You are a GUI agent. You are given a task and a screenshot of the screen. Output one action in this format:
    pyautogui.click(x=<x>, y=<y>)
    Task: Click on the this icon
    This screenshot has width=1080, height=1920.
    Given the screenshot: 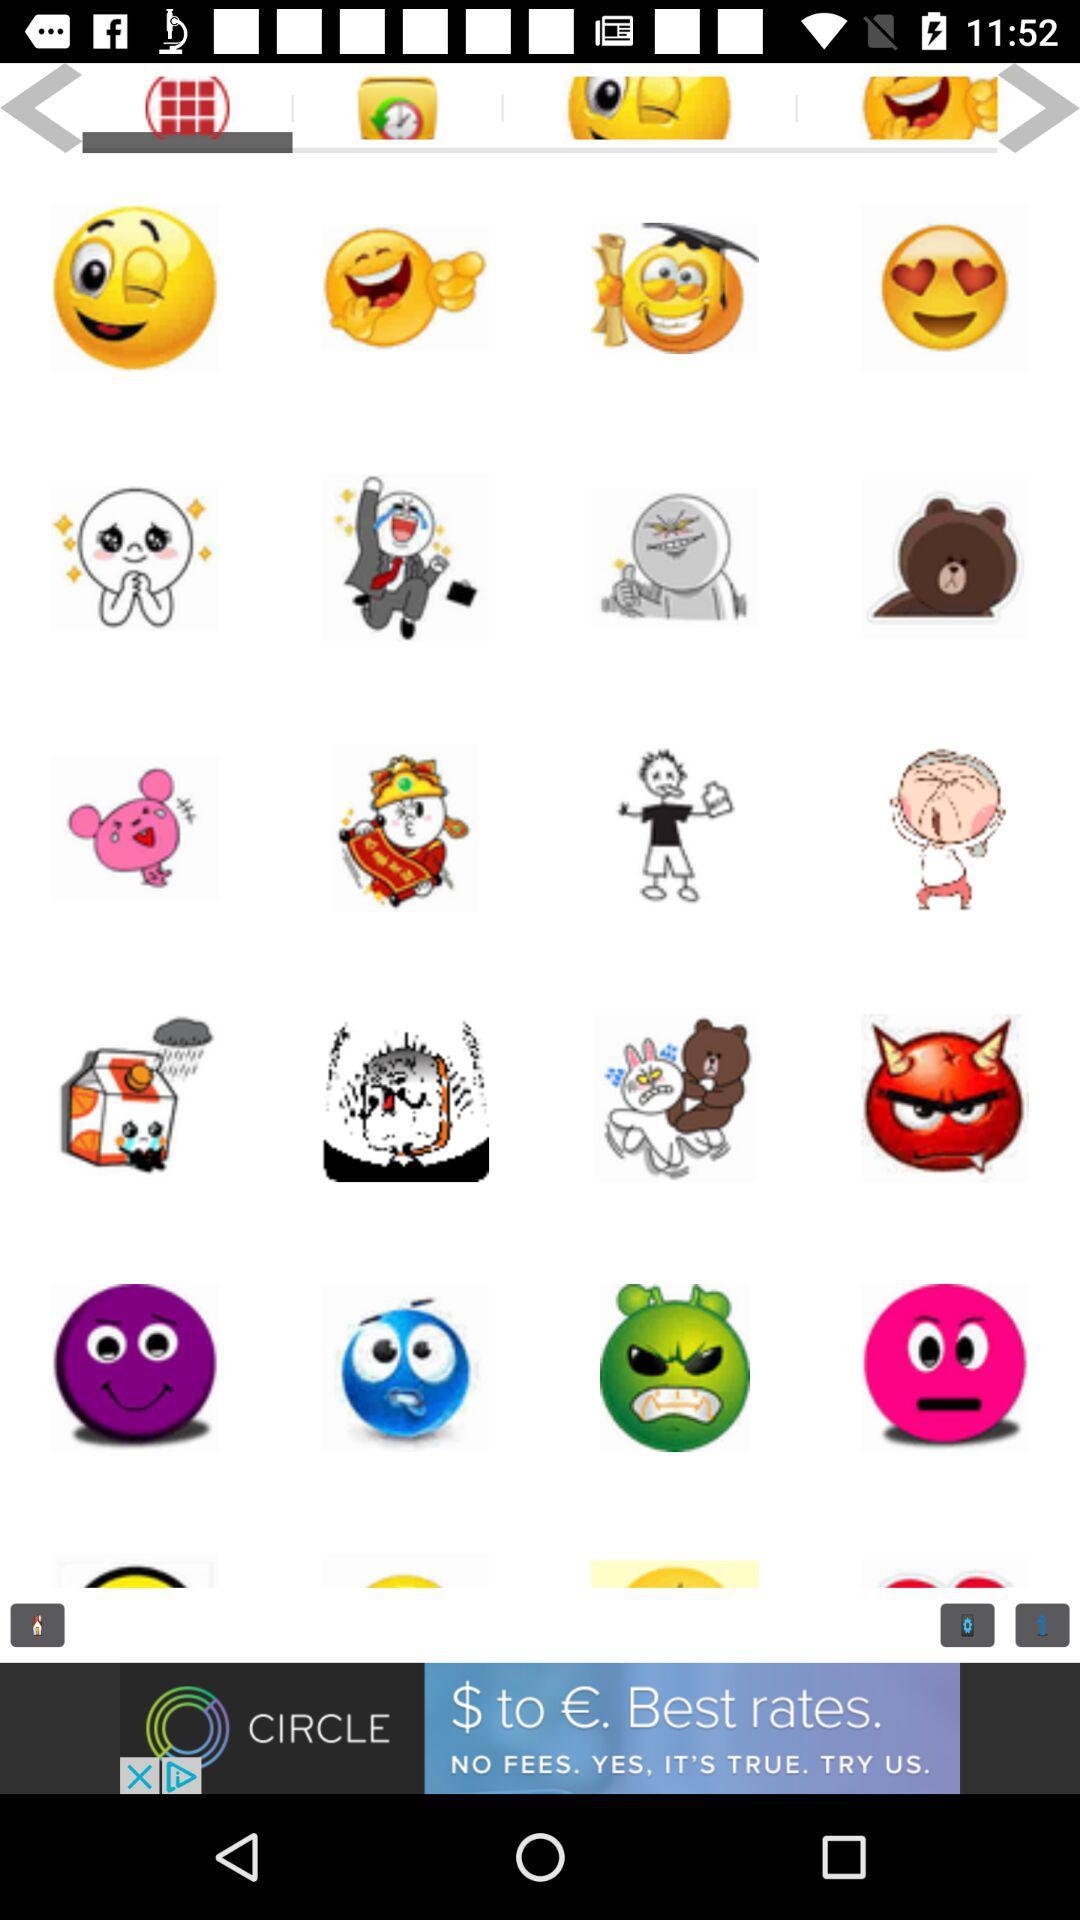 What is the action you would take?
    pyautogui.click(x=675, y=1544)
    